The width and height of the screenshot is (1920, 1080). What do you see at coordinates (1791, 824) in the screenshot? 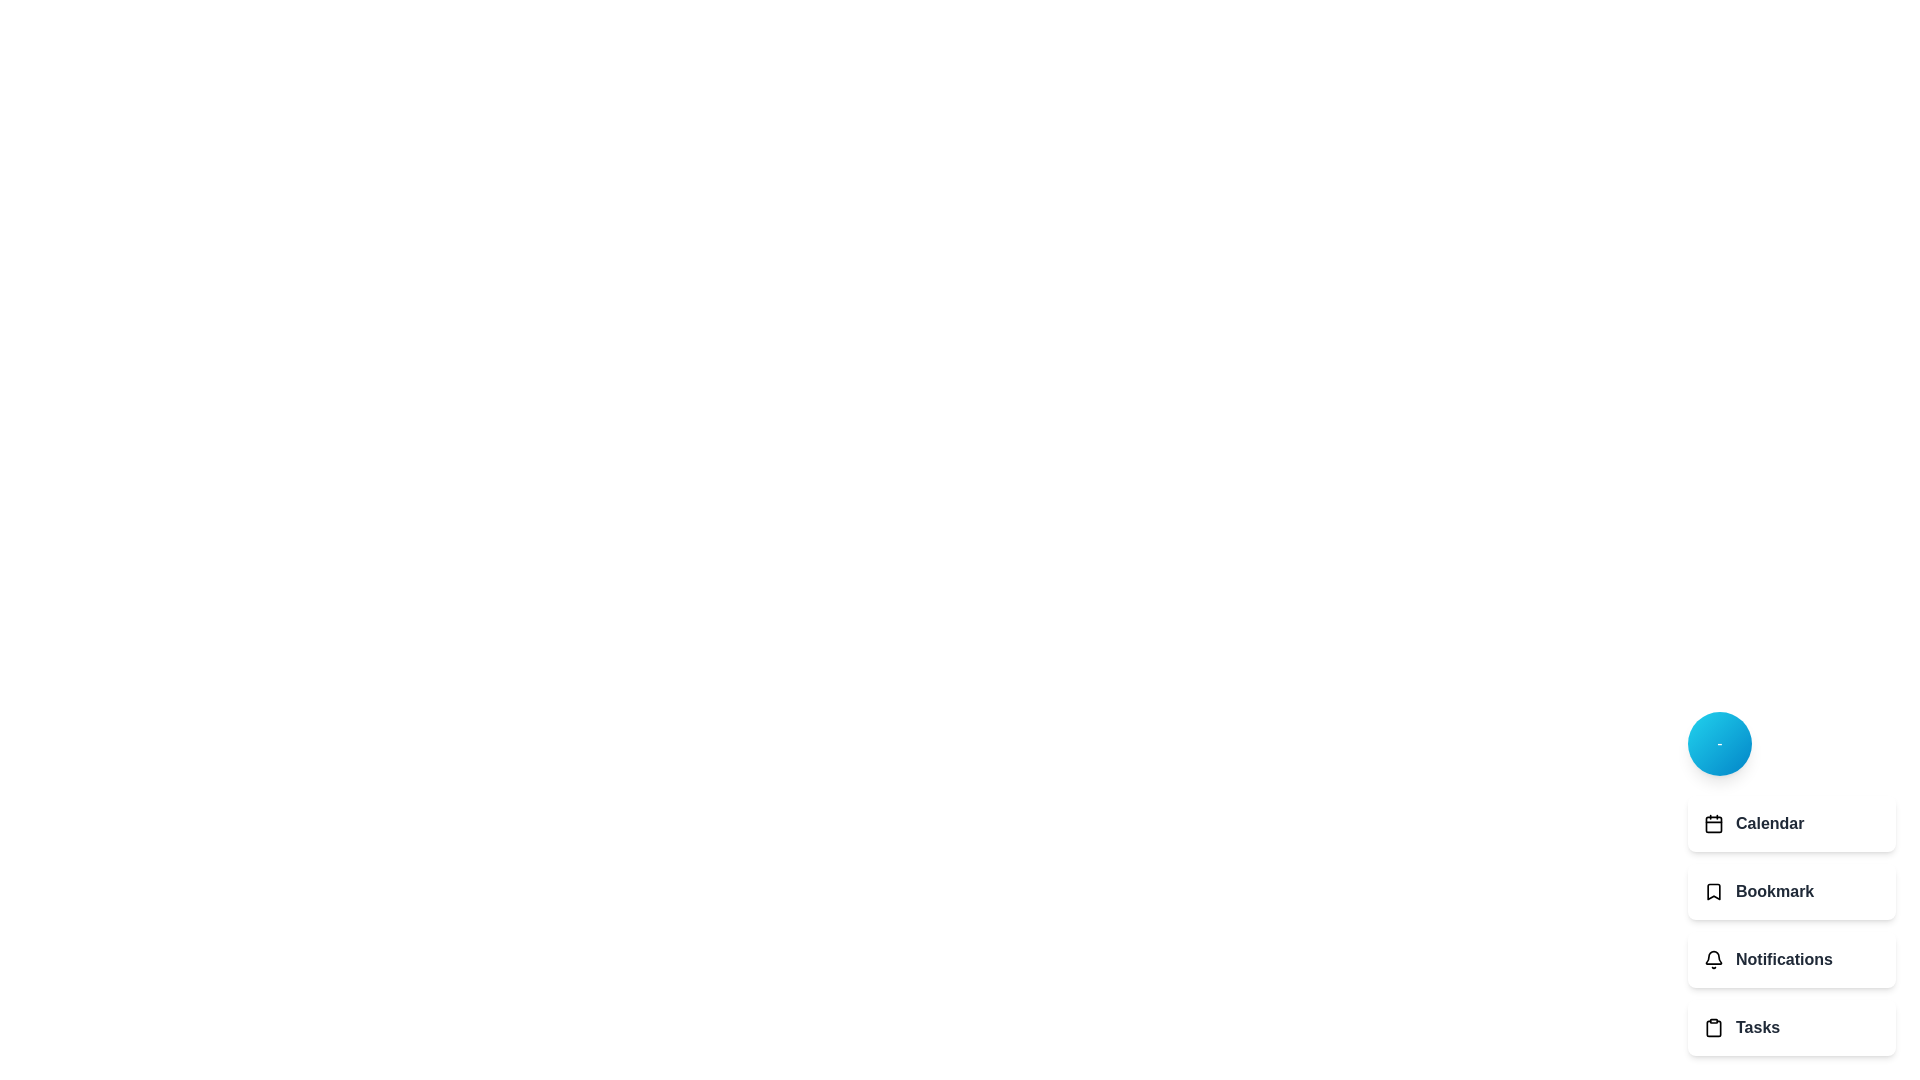
I see `the Calendar option from the menu` at bounding box center [1791, 824].